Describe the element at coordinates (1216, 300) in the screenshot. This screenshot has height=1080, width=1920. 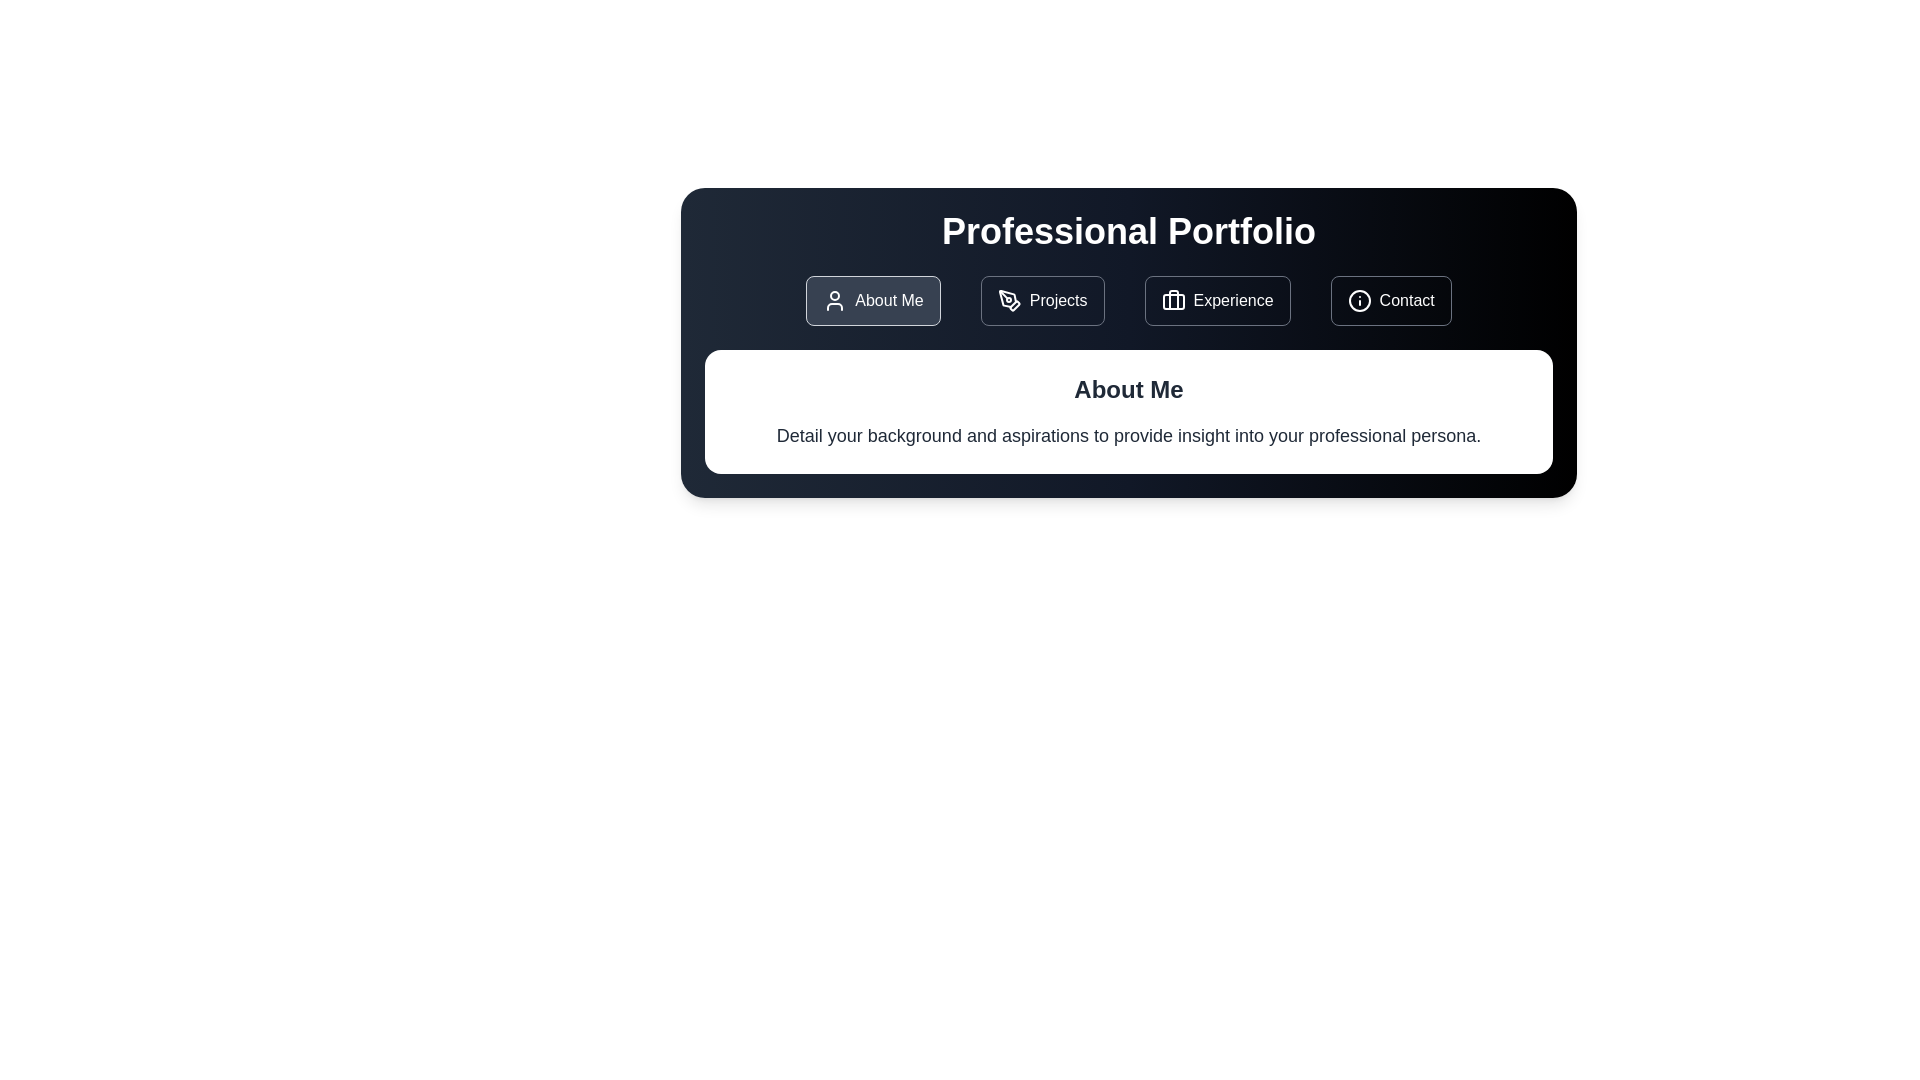
I see `the 'Experience' button in the navigation bar, which has a dark background and contains a briefcase icon` at that location.